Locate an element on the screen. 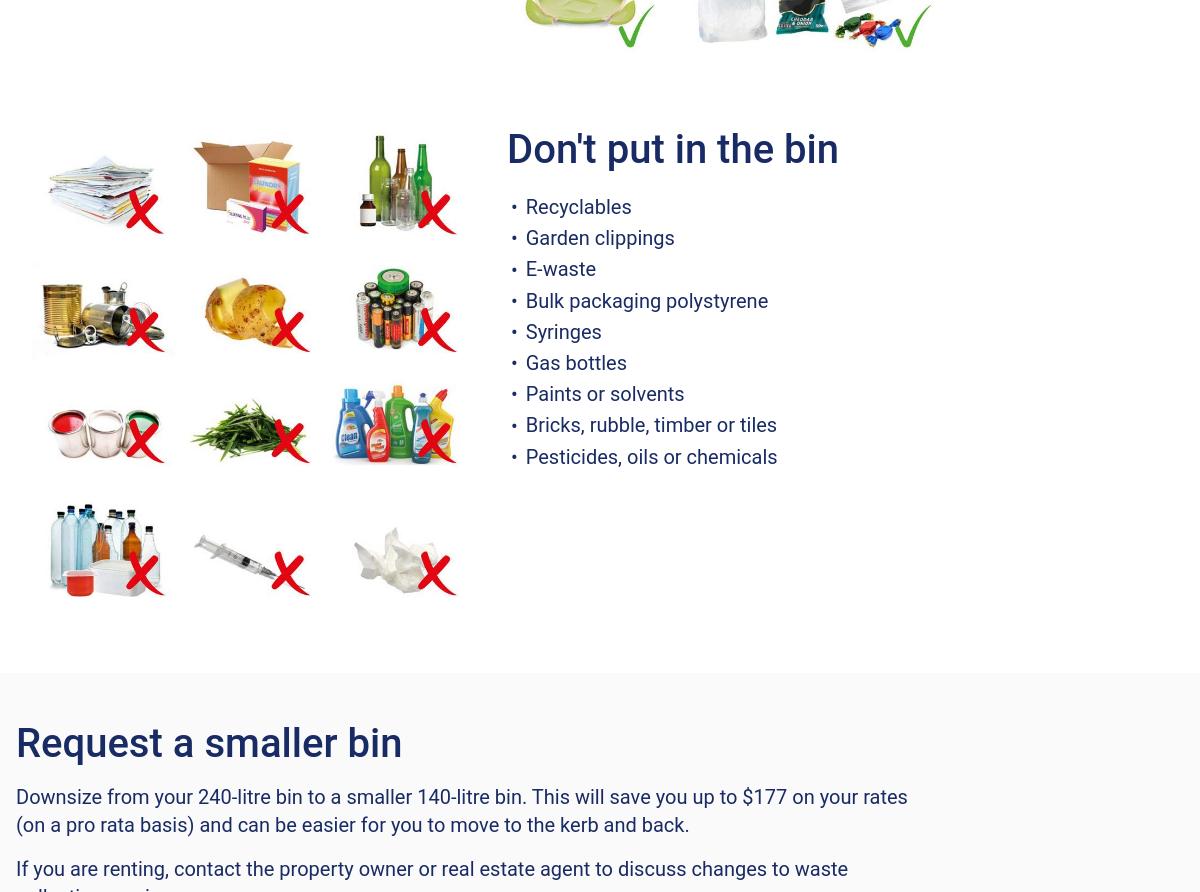 The width and height of the screenshot is (1200, 892). 'E-waste' is located at coordinates (559, 269).